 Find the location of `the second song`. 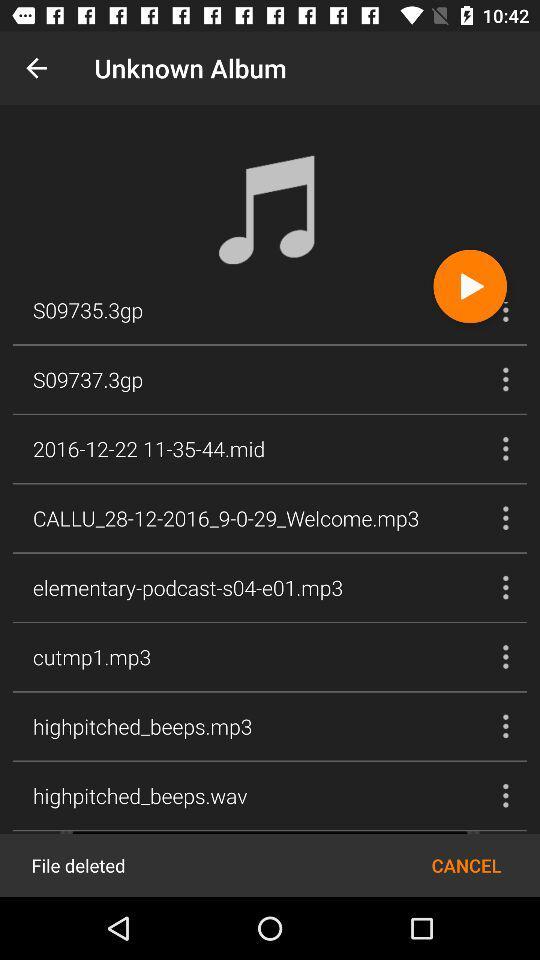

the second song is located at coordinates (504, 378).